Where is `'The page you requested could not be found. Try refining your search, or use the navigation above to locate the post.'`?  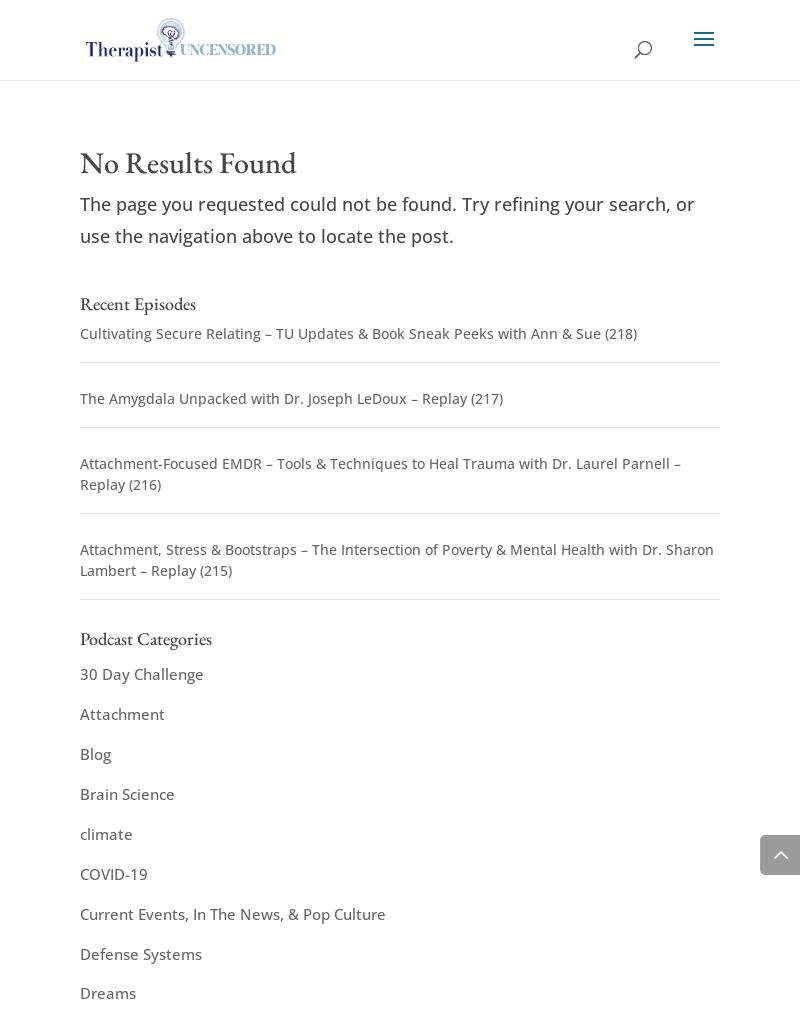
'The page you requested could not be found. Try refining your search, or use the navigation above to locate the post.' is located at coordinates (80, 220).